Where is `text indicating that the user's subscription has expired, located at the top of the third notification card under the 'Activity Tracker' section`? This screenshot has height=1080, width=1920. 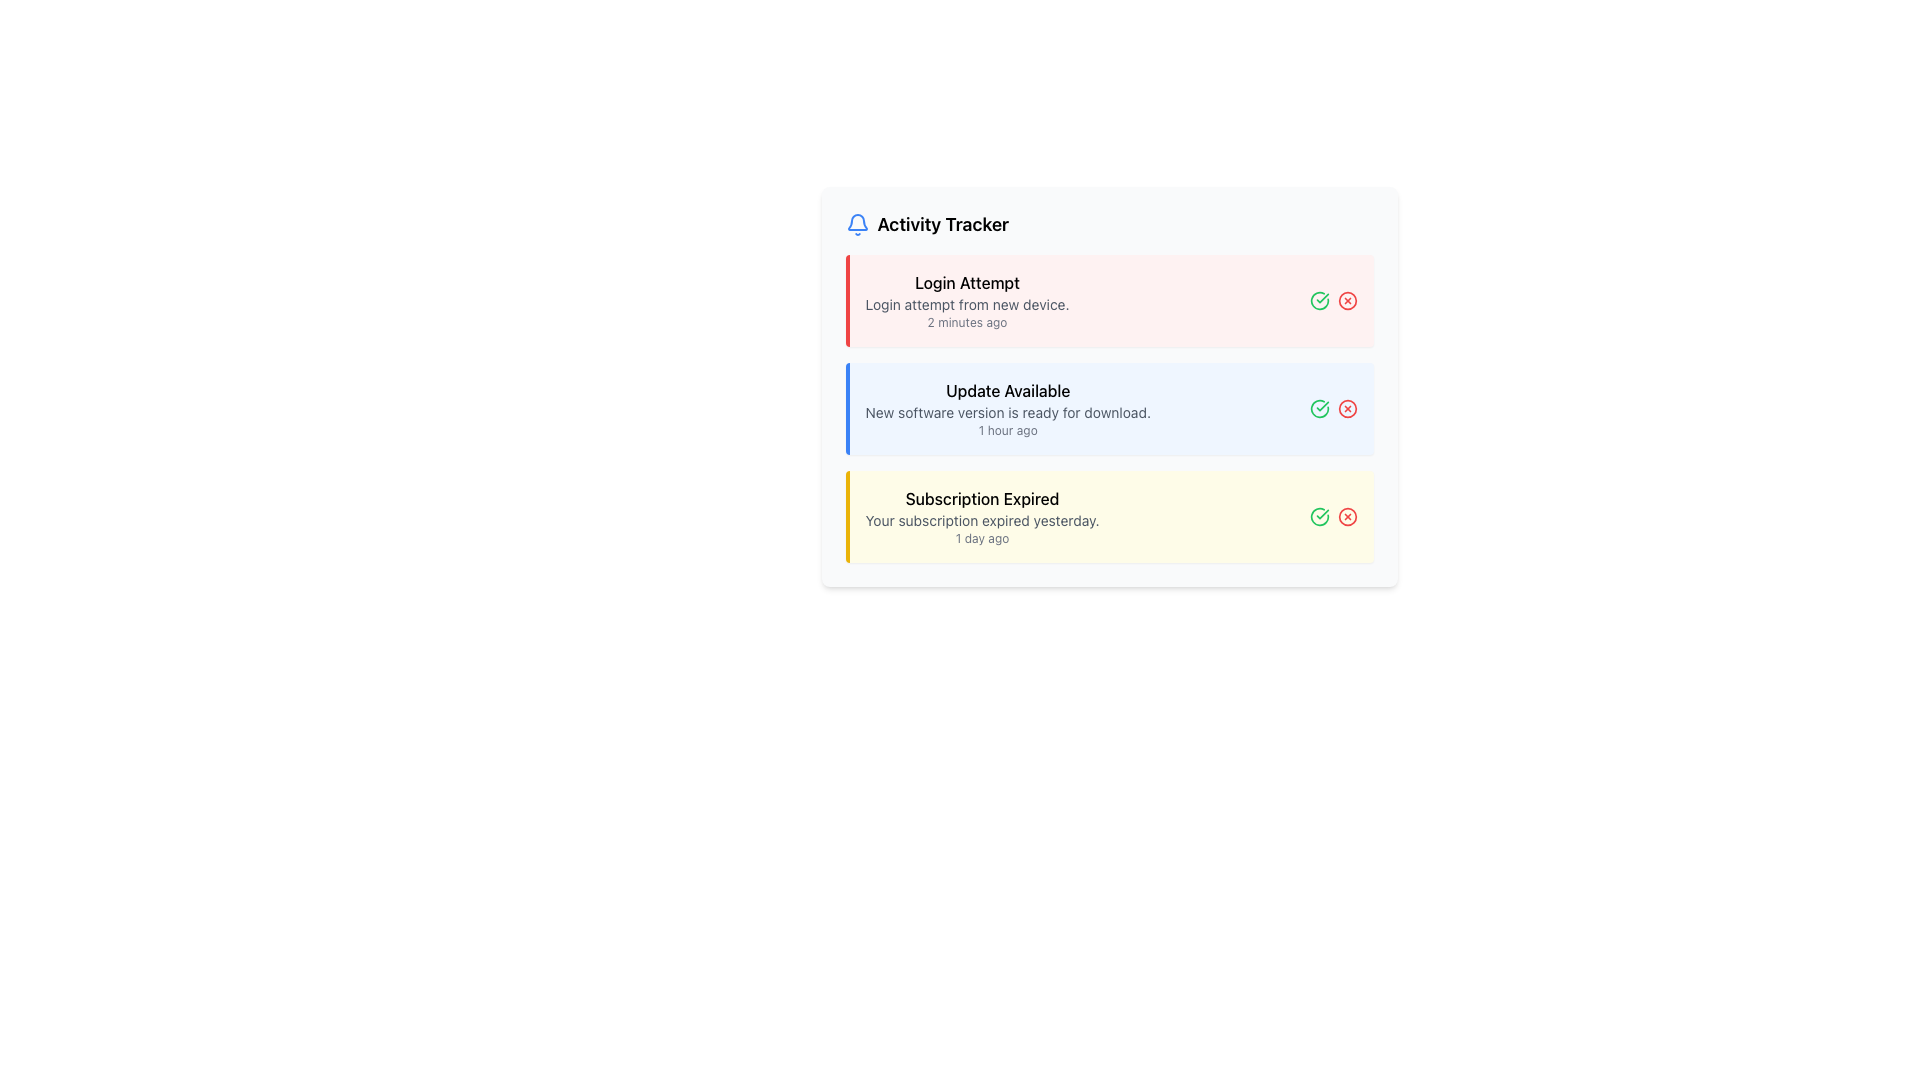 text indicating that the user's subscription has expired, located at the top of the third notification card under the 'Activity Tracker' section is located at coordinates (982, 497).